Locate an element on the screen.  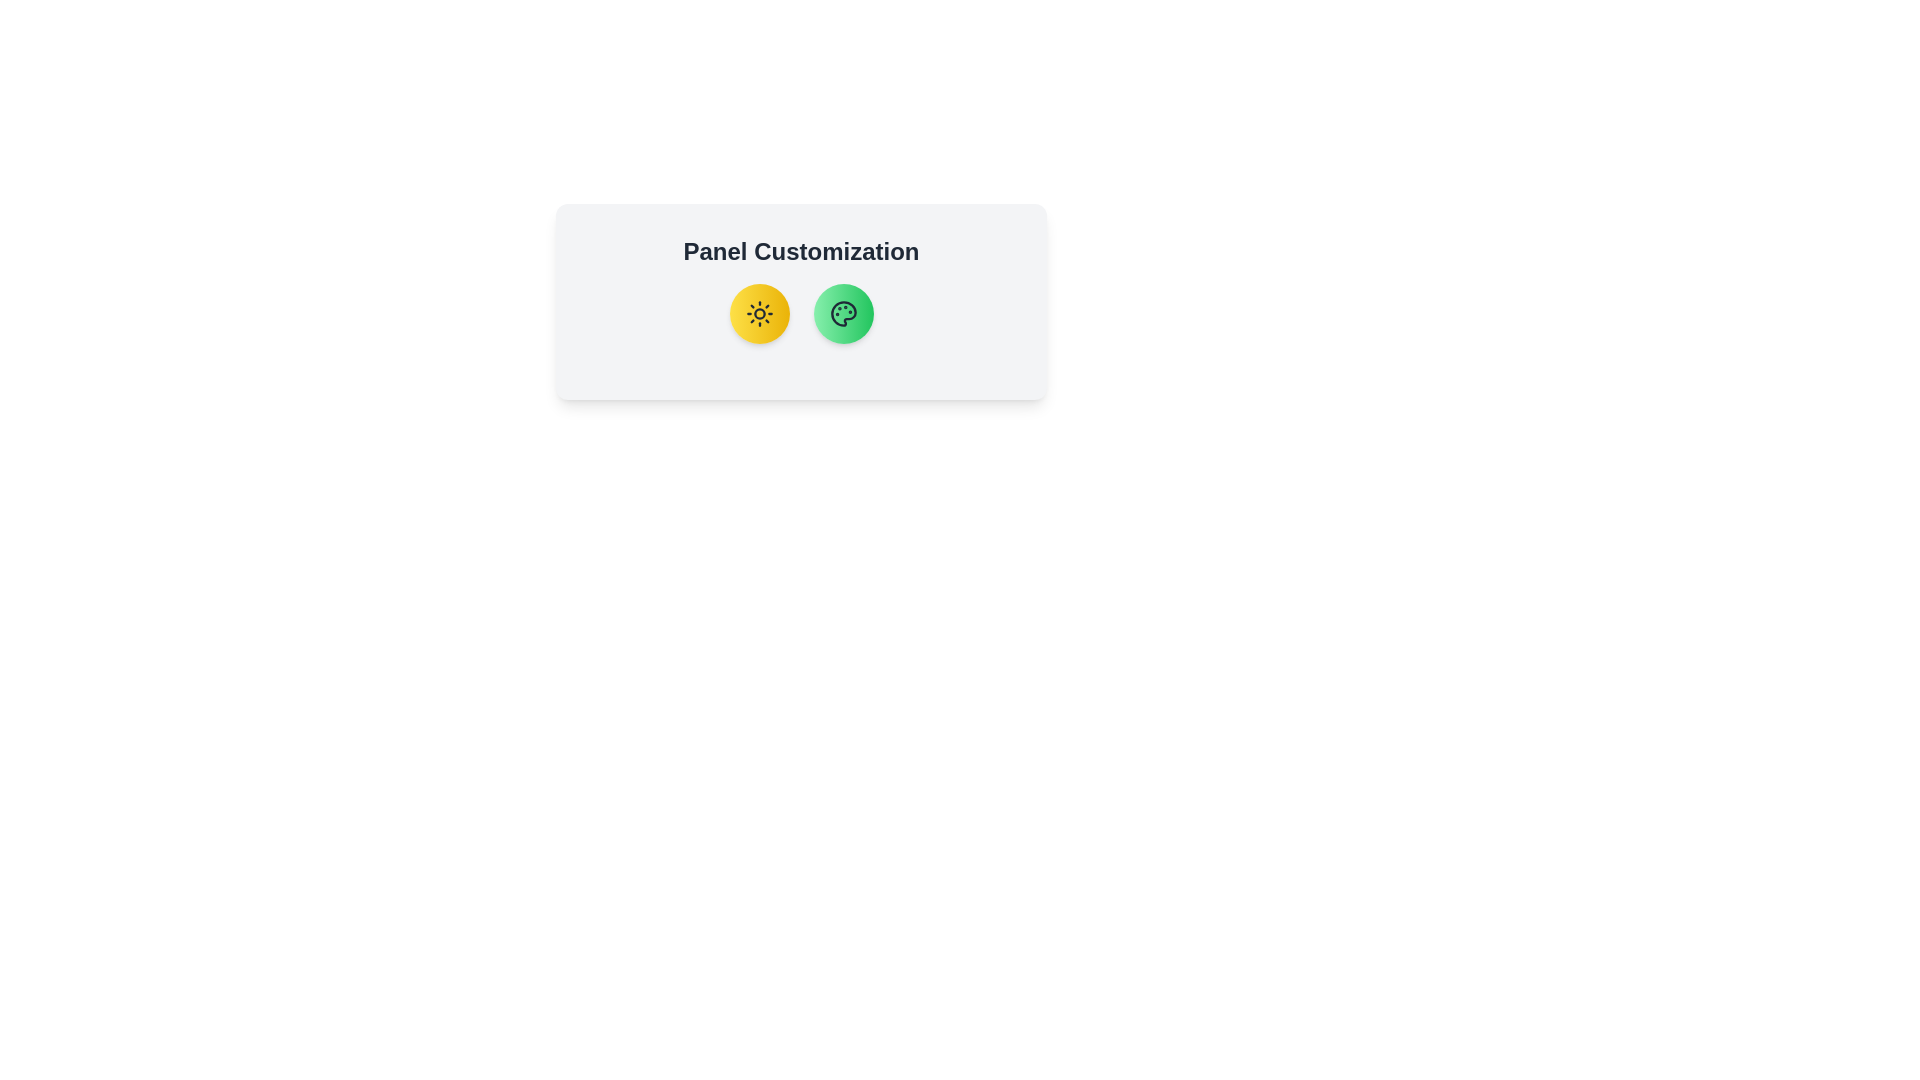
the painter's palette icon button located under the 'Panel Customization' heading is located at coordinates (843, 313).